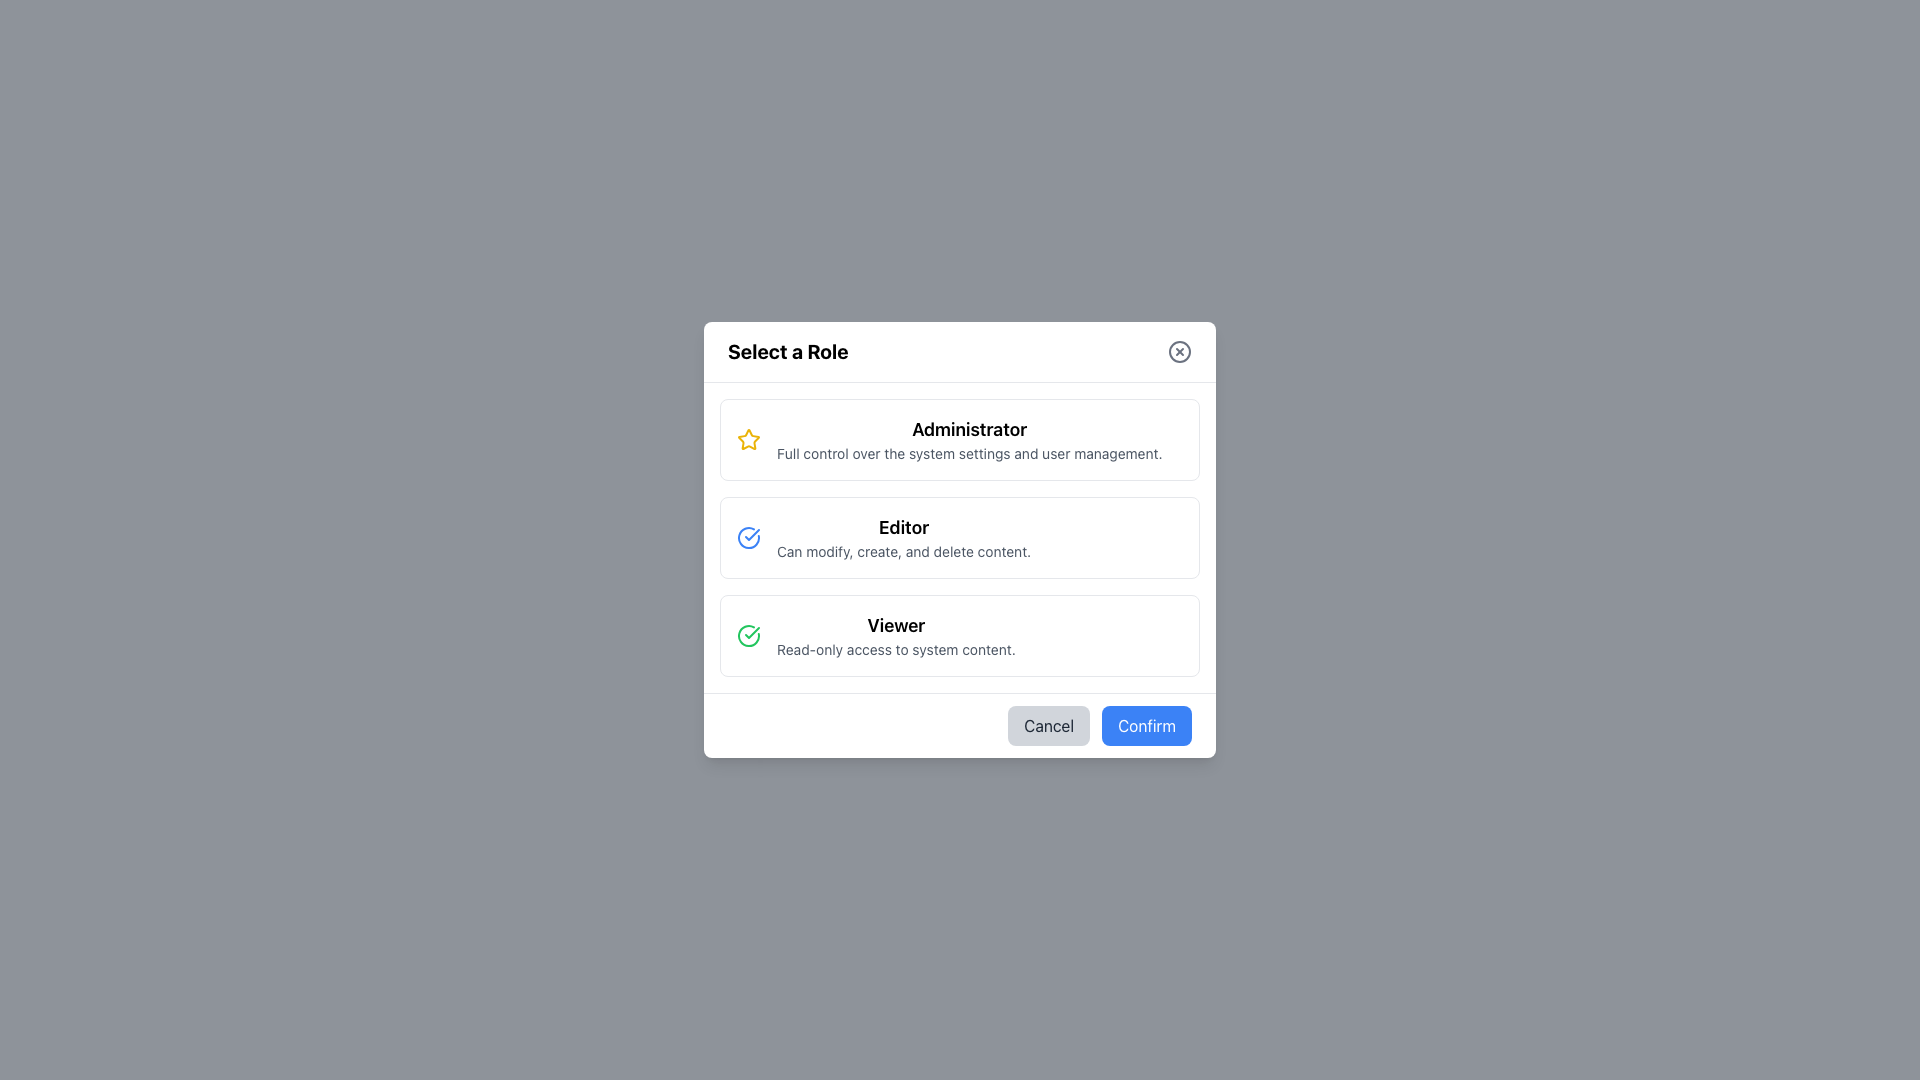  Describe the element at coordinates (747, 636) in the screenshot. I see `the circular checkmark icon with a green stroke located to the left of the 'Viewer' text label in the third block of options under the 'Select a Role' heading` at that location.